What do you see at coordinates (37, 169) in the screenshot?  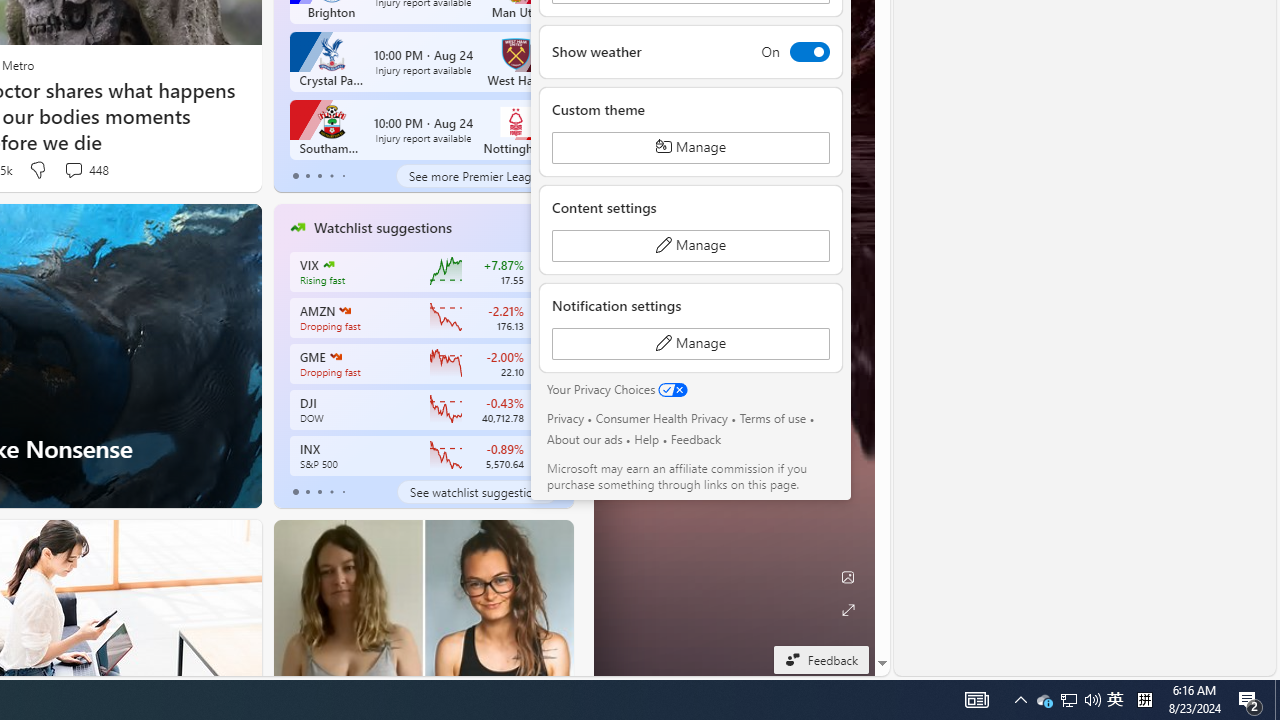 I see `'Dislike'` at bounding box center [37, 169].